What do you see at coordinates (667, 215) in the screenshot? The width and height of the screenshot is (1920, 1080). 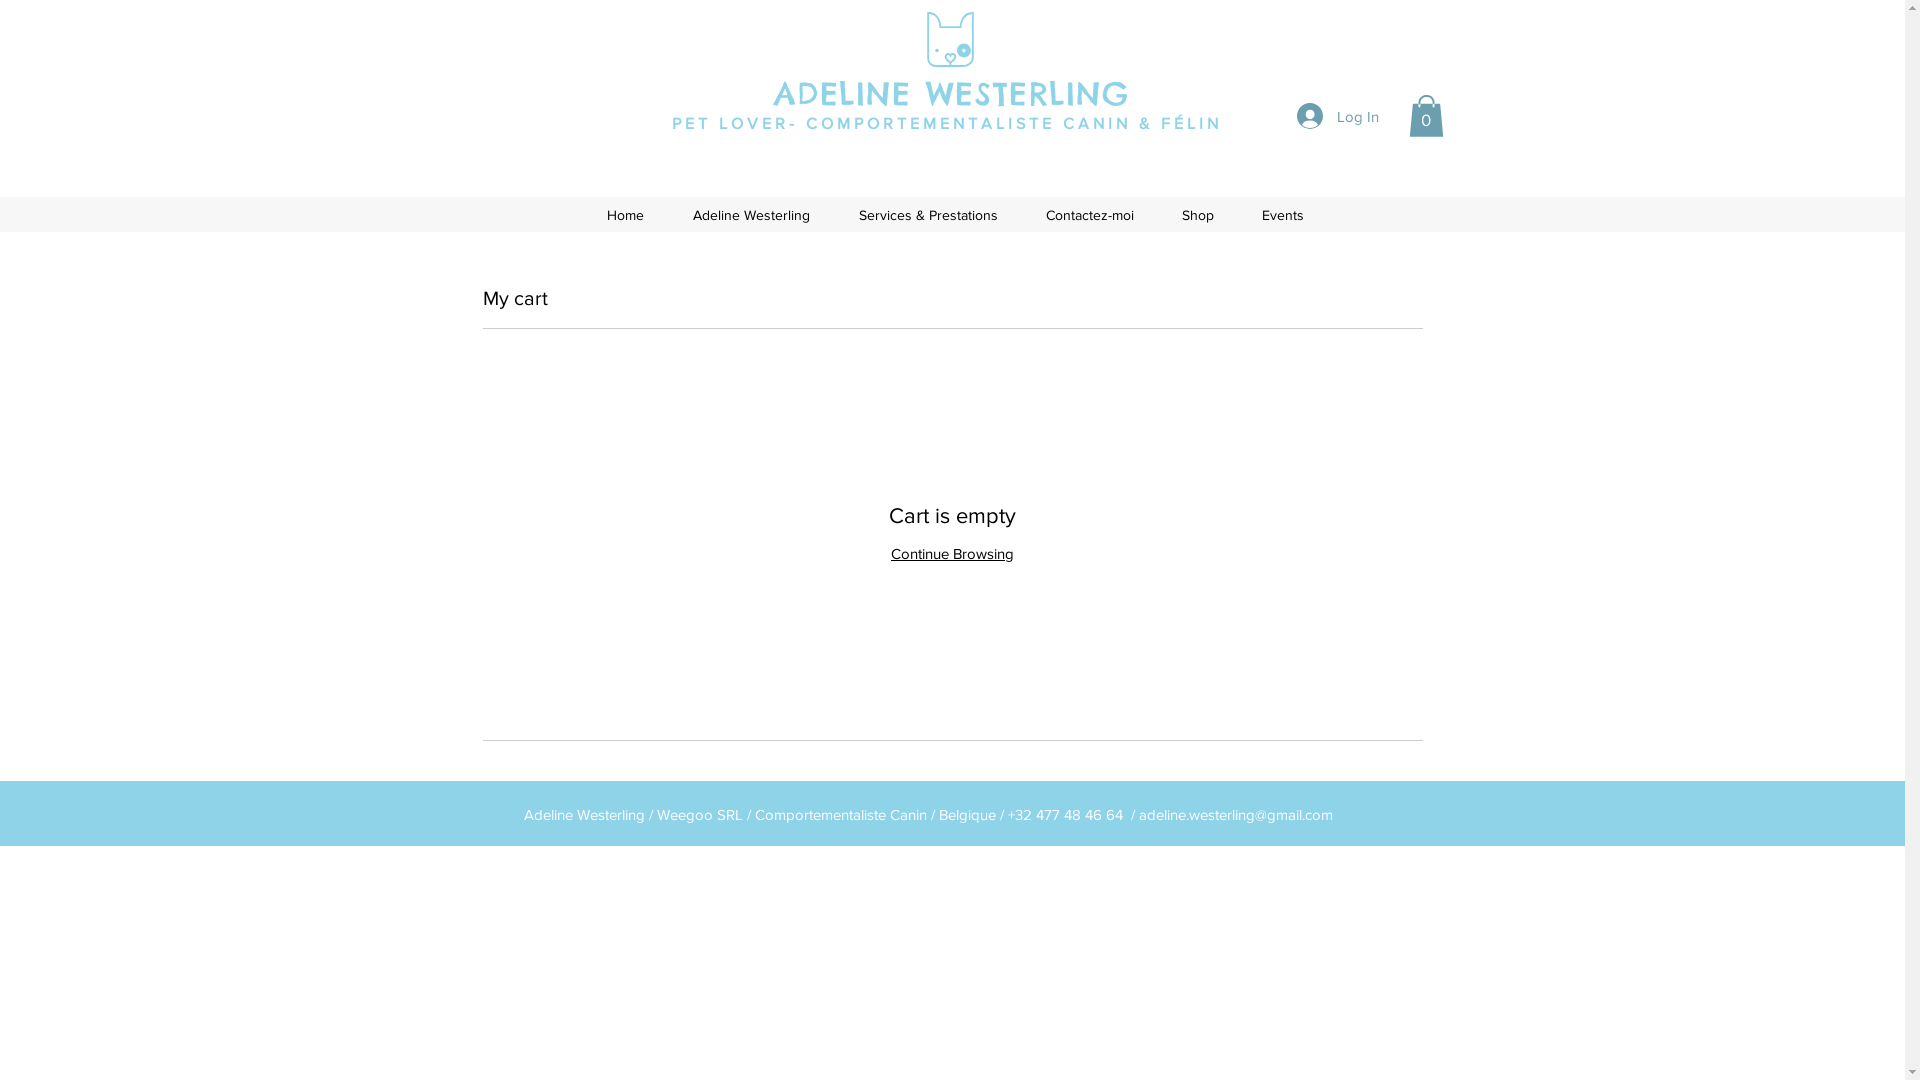 I see `'Adeline Westerling'` at bounding box center [667, 215].